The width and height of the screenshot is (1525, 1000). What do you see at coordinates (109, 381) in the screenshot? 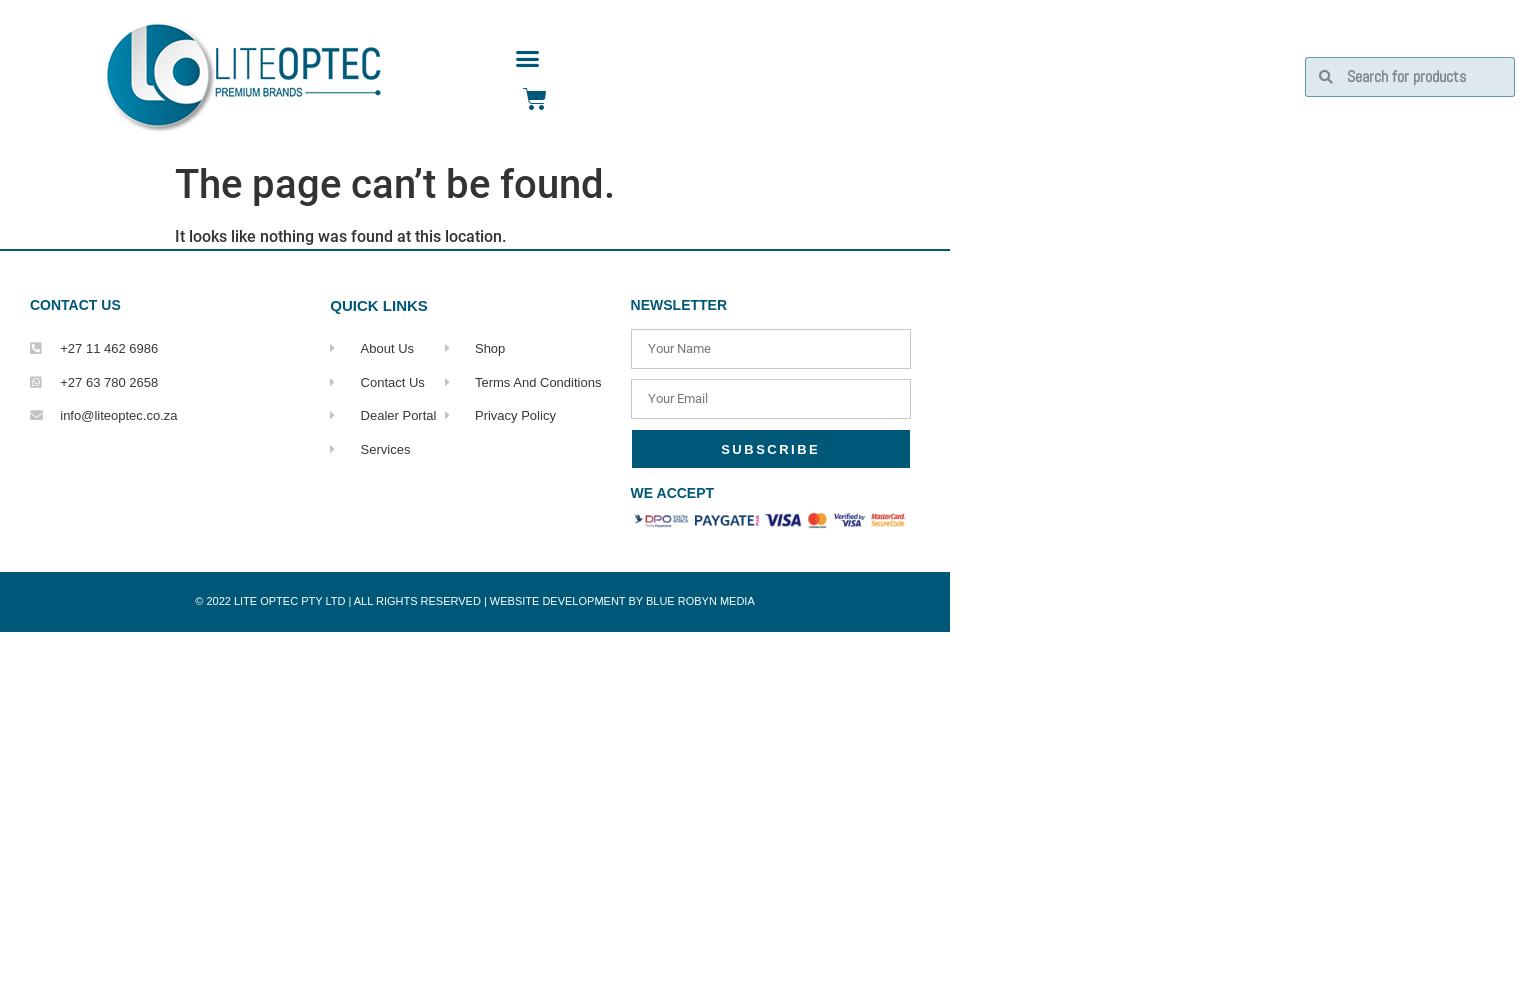
I see `'+27 63 780 2658'` at bounding box center [109, 381].